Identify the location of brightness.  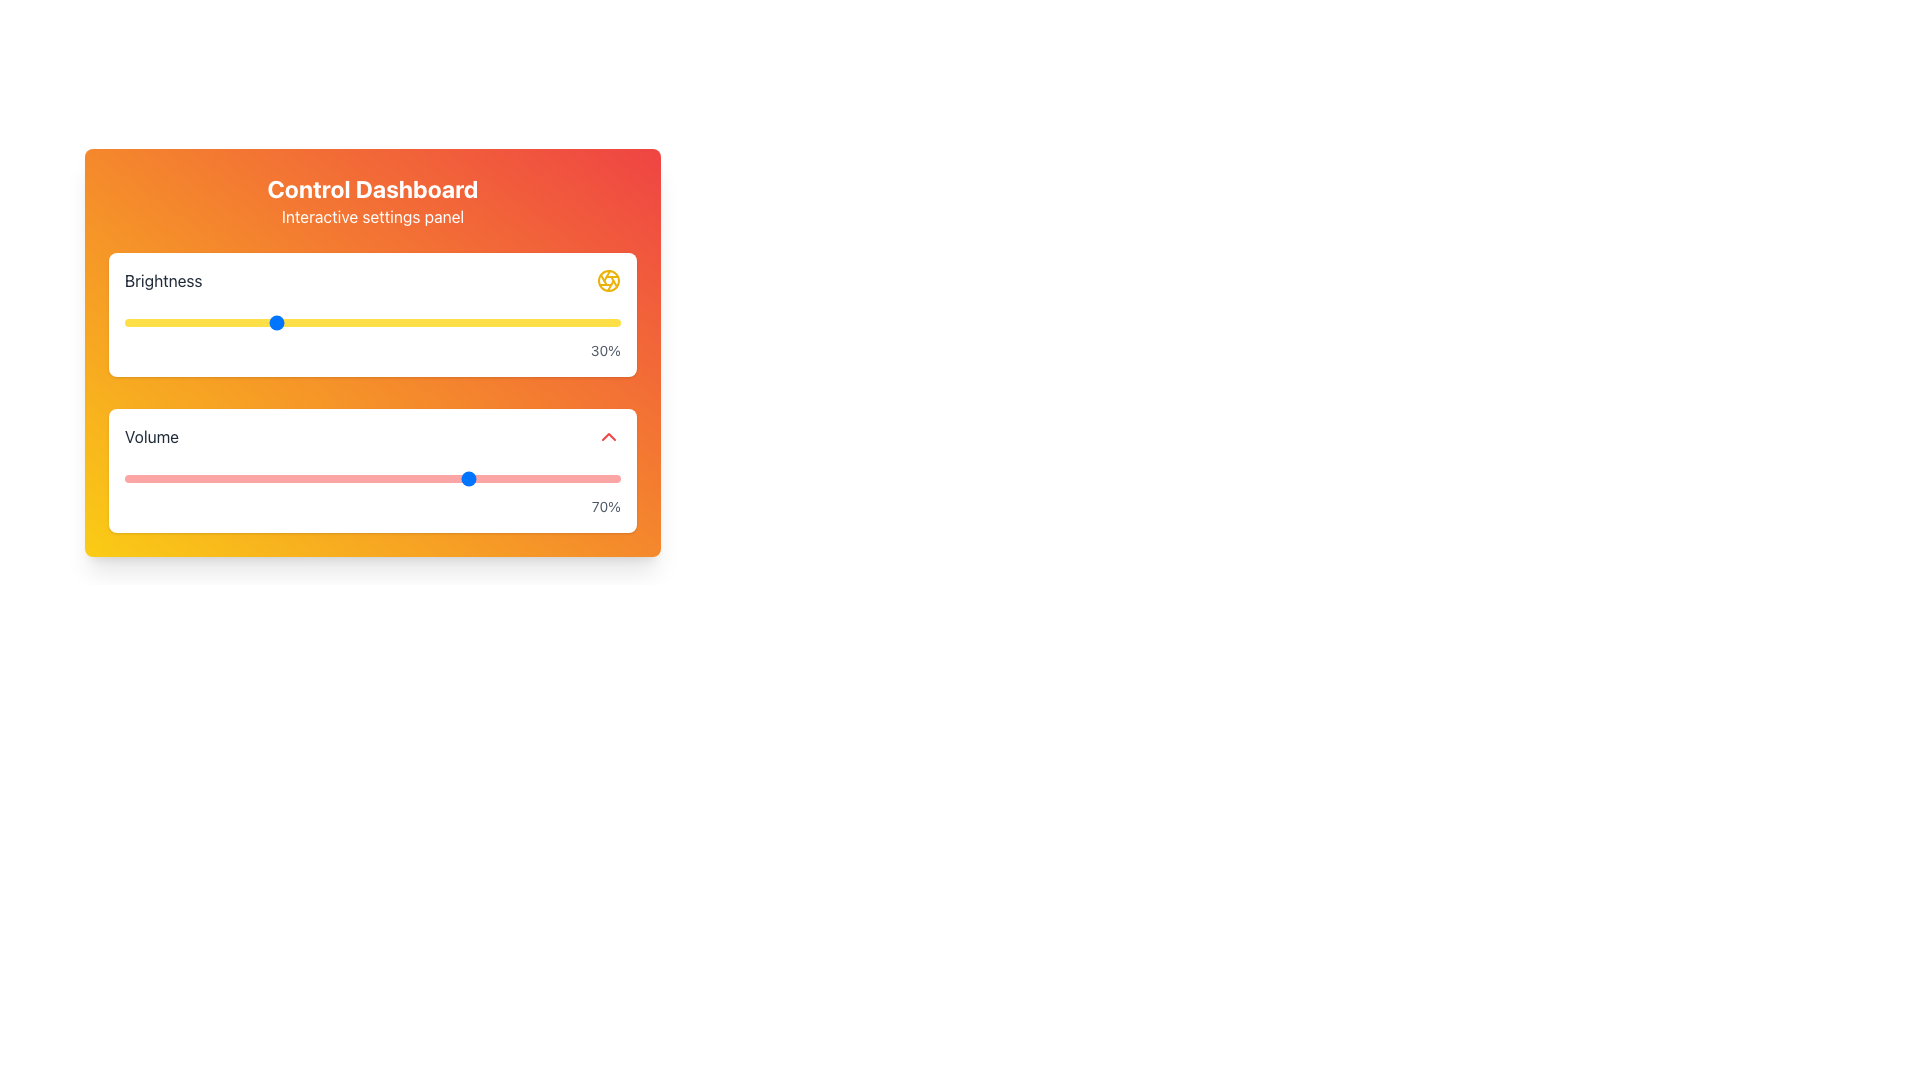
(267, 322).